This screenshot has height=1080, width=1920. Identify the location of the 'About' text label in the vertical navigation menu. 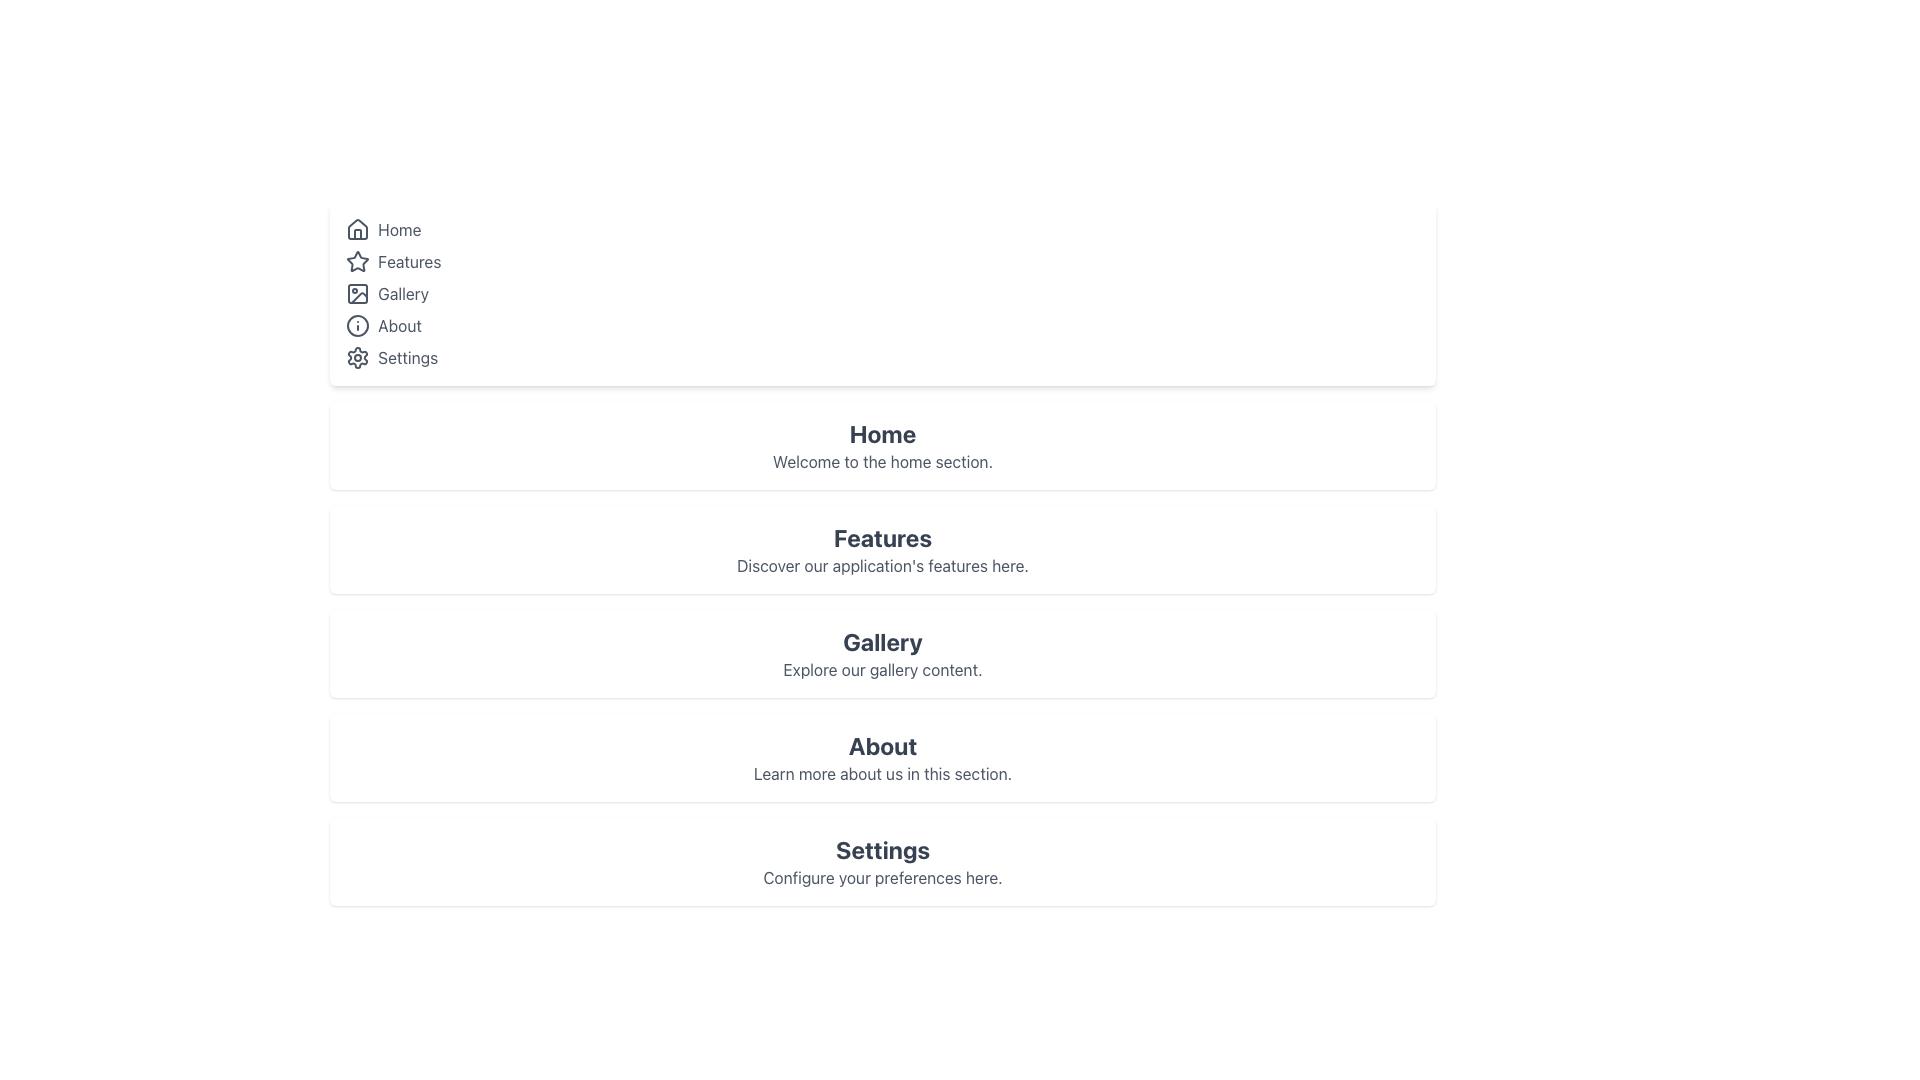
(400, 325).